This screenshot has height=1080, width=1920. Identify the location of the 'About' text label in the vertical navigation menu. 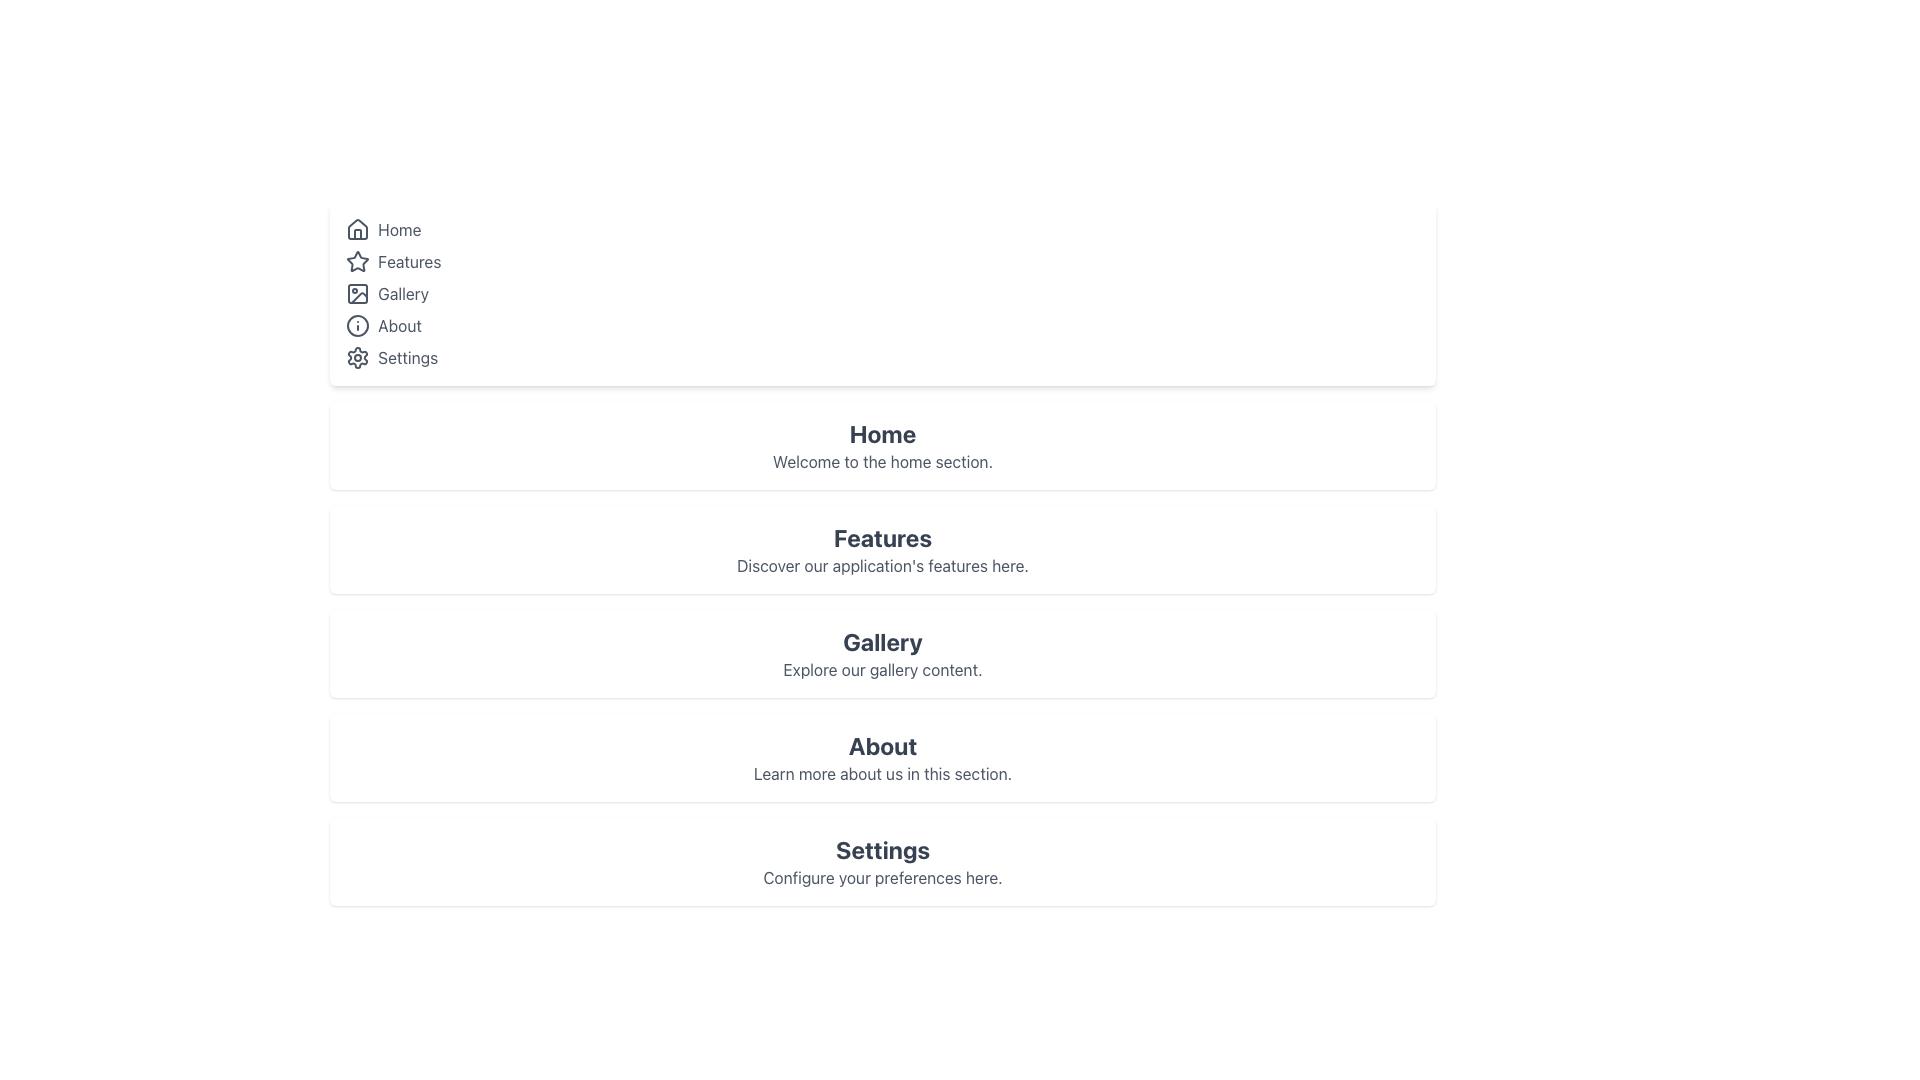
(400, 325).